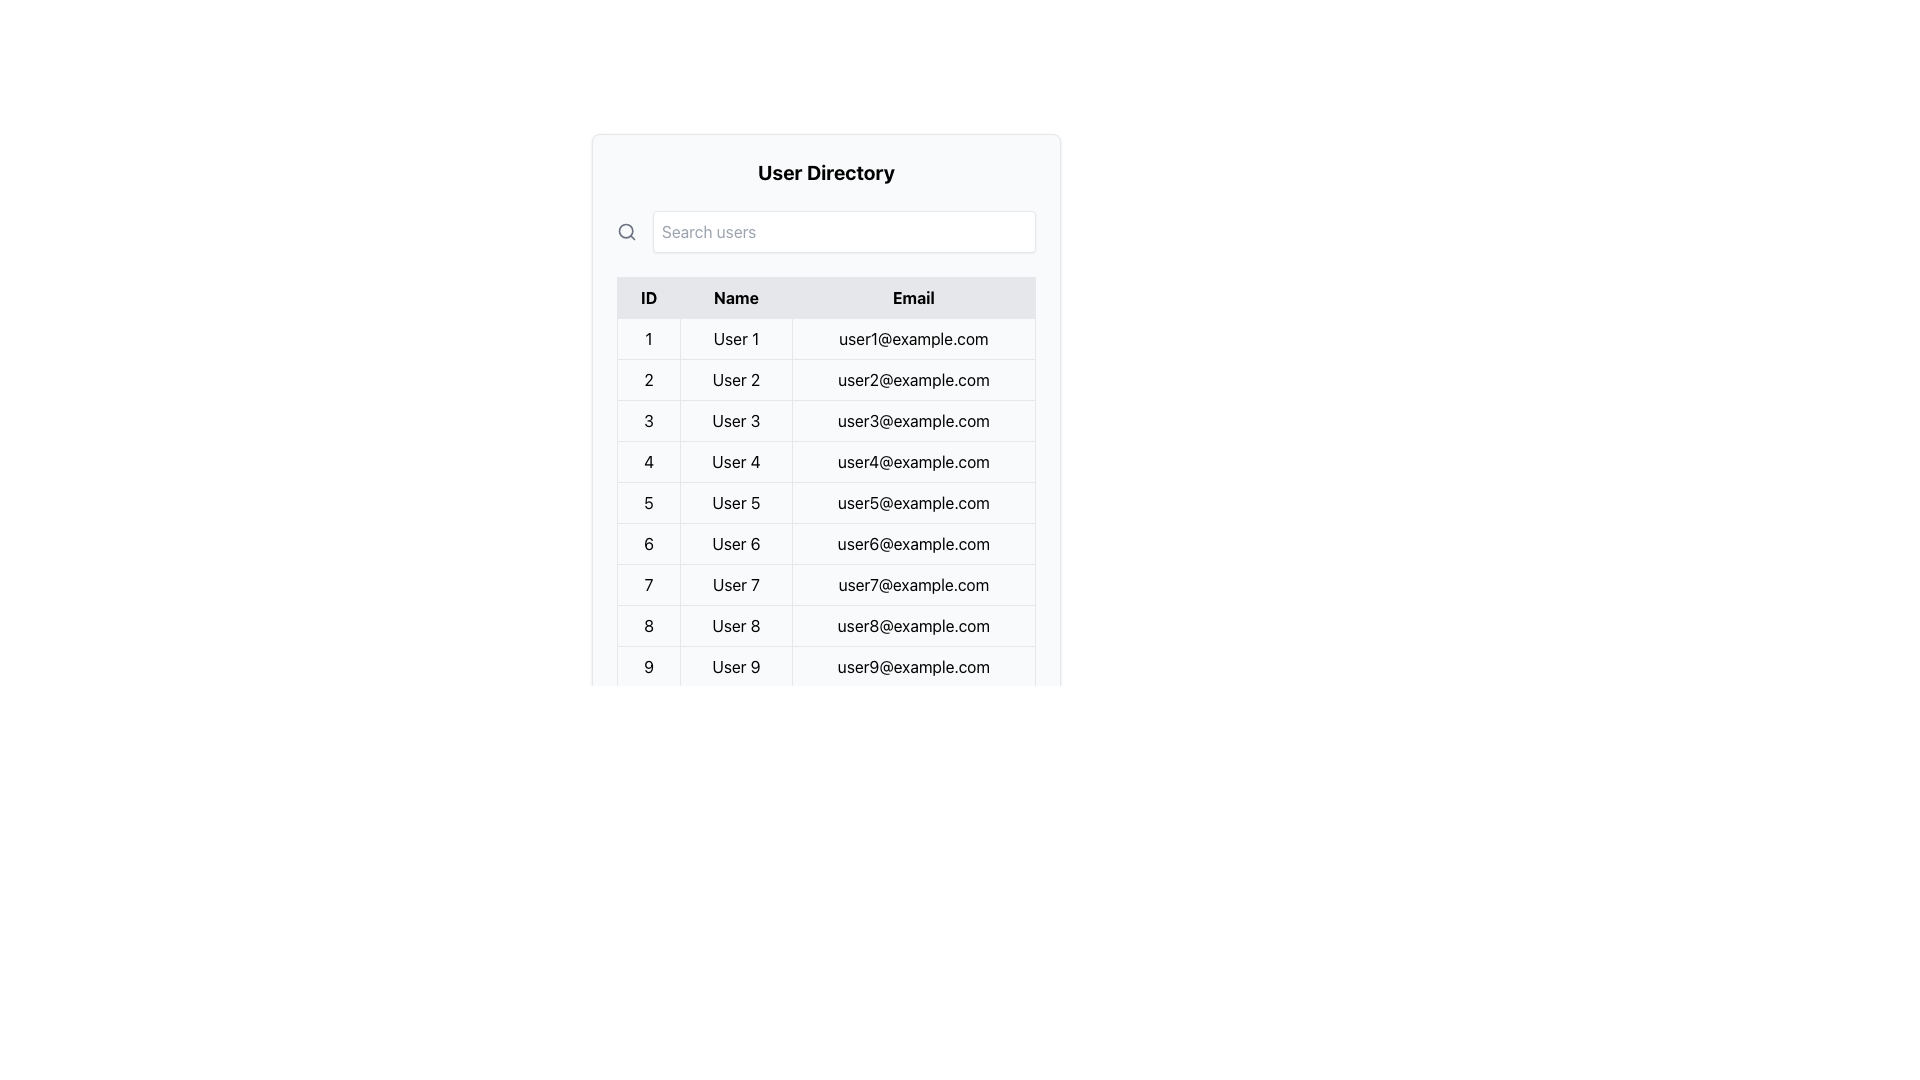  I want to click on the fourth row of the user directory table that contains '4', 'User 4', and 'user4@example.com', so click(826, 462).